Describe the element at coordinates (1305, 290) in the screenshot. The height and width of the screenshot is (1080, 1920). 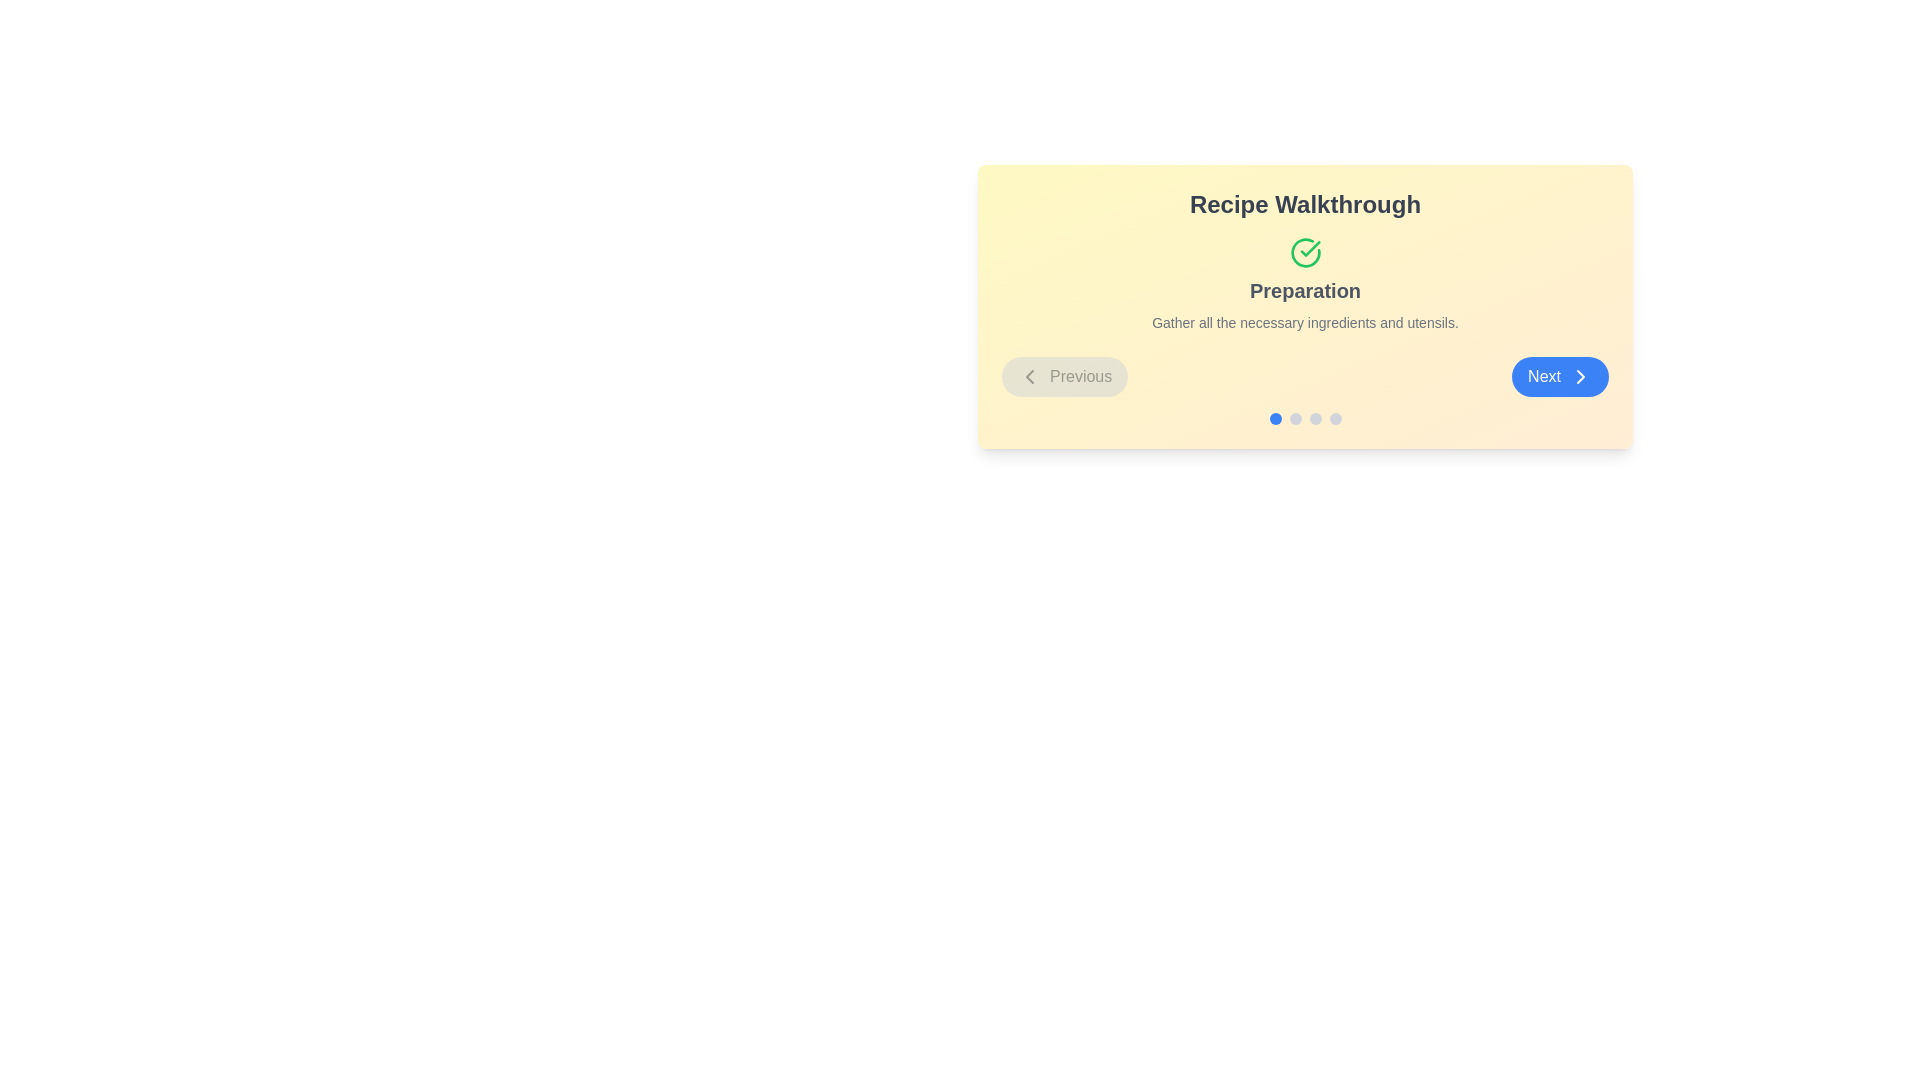
I see `the heading text element that indicates the 'Preparation' stage, positioned centrally within a card interface, below a green checkmark icon` at that location.